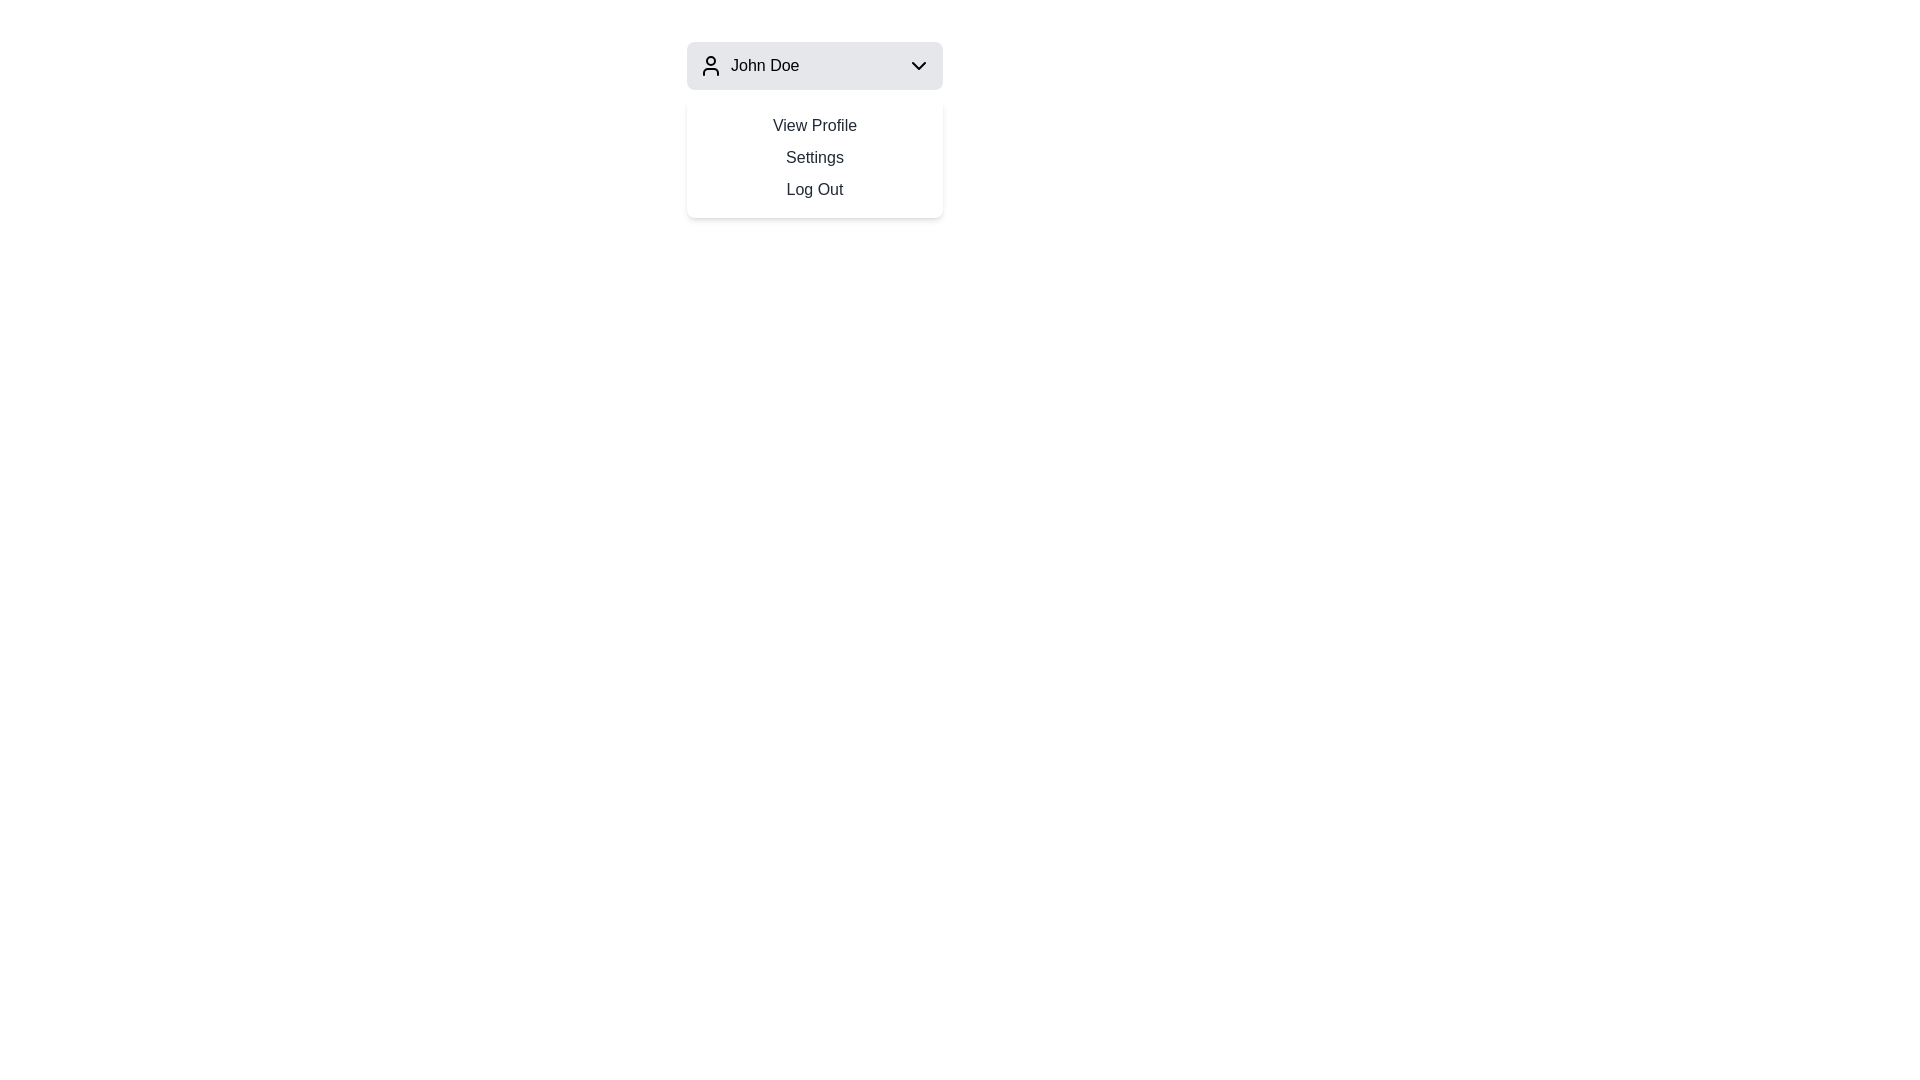 This screenshot has height=1080, width=1920. Describe the element at coordinates (815, 64) in the screenshot. I see `the clickable menu toggle button located at the top of the menu section, which expands or collapses user profile options` at that location.